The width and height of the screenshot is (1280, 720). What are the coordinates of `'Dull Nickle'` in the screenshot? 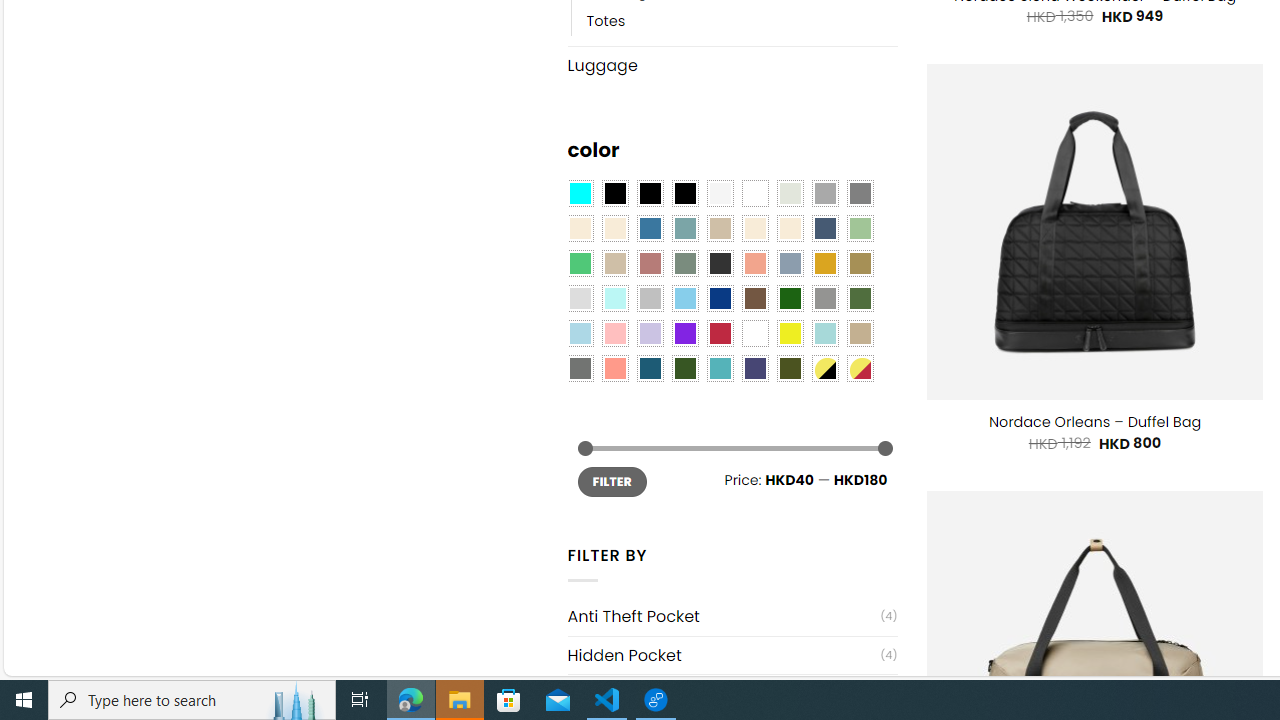 It's located at (578, 368).